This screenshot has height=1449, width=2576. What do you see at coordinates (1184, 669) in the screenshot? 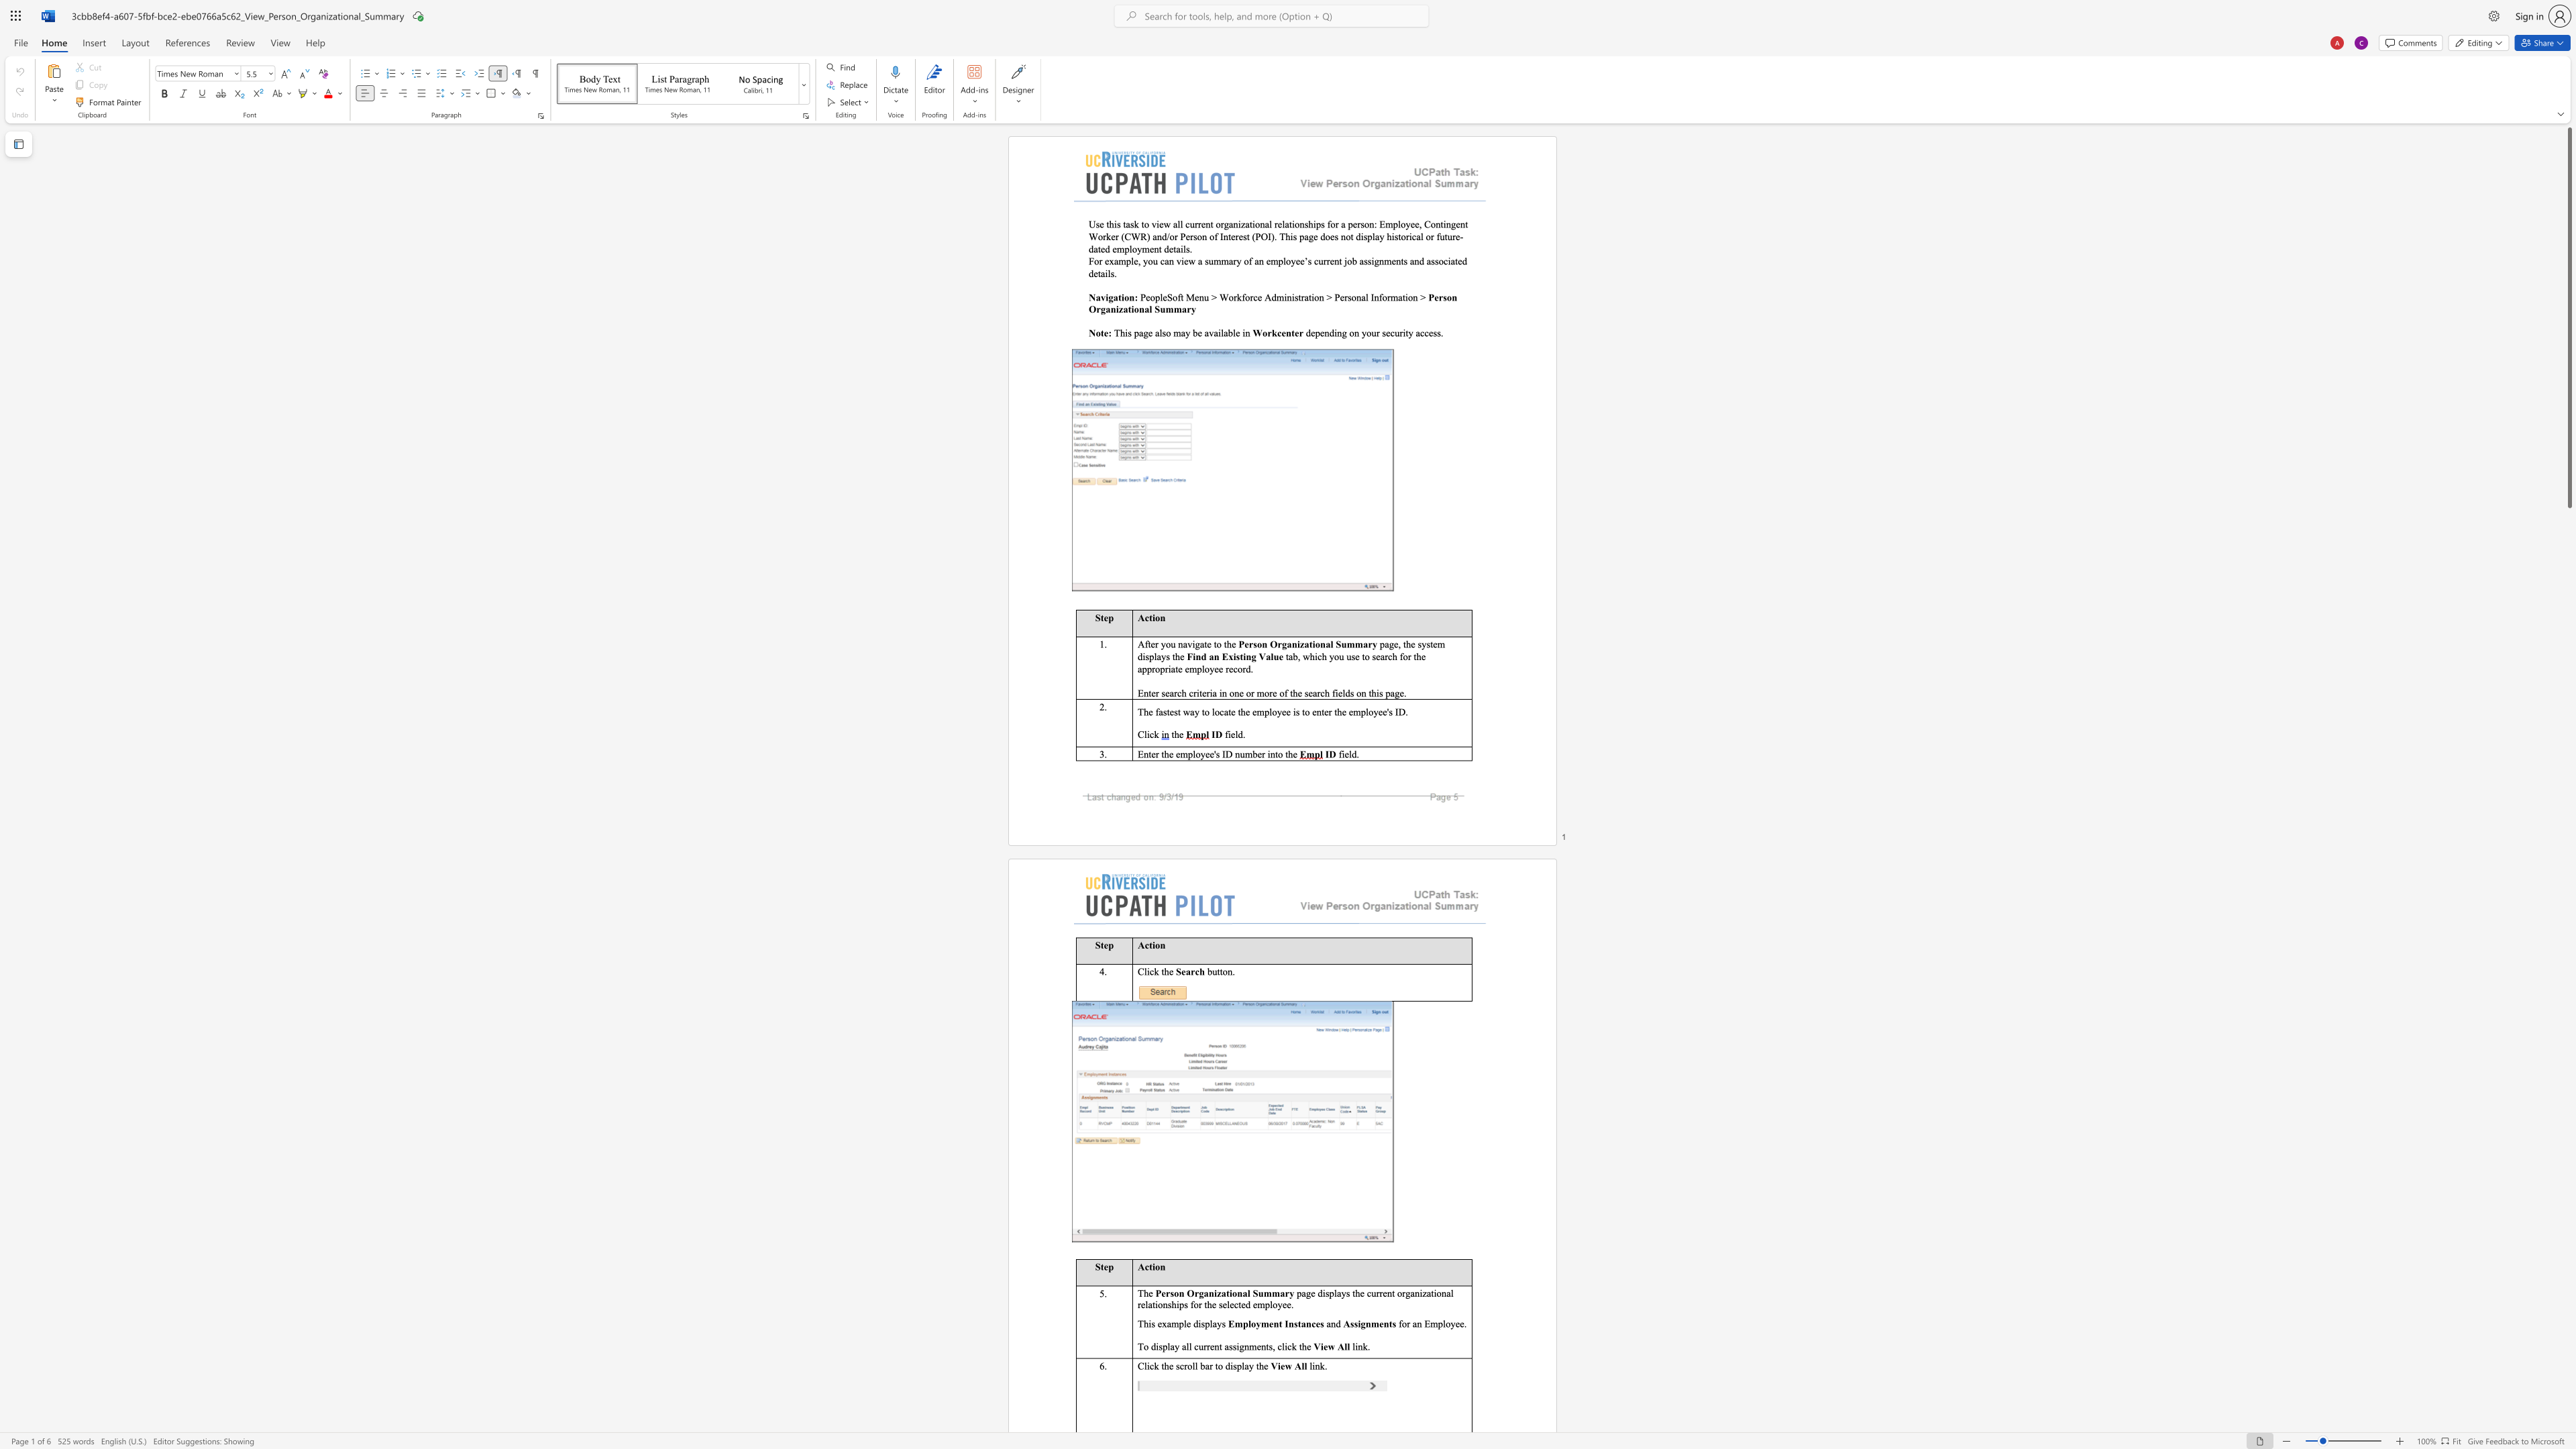
I see `the subset text "emp" within the text "appropriate employee"` at bounding box center [1184, 669].